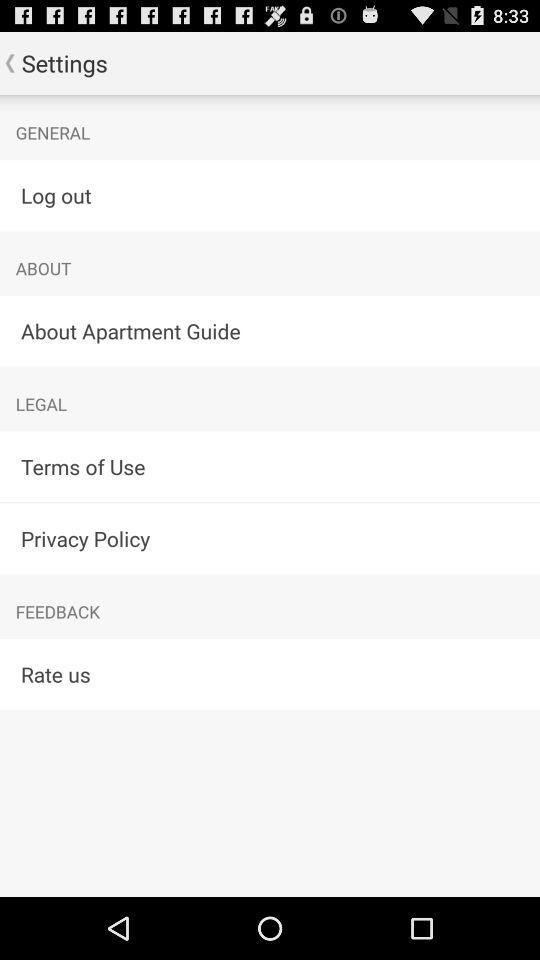  What do you see at coordinates (270, 330) in the screenshot?
I see `the item above legal item` at bounding box center [270, 330].